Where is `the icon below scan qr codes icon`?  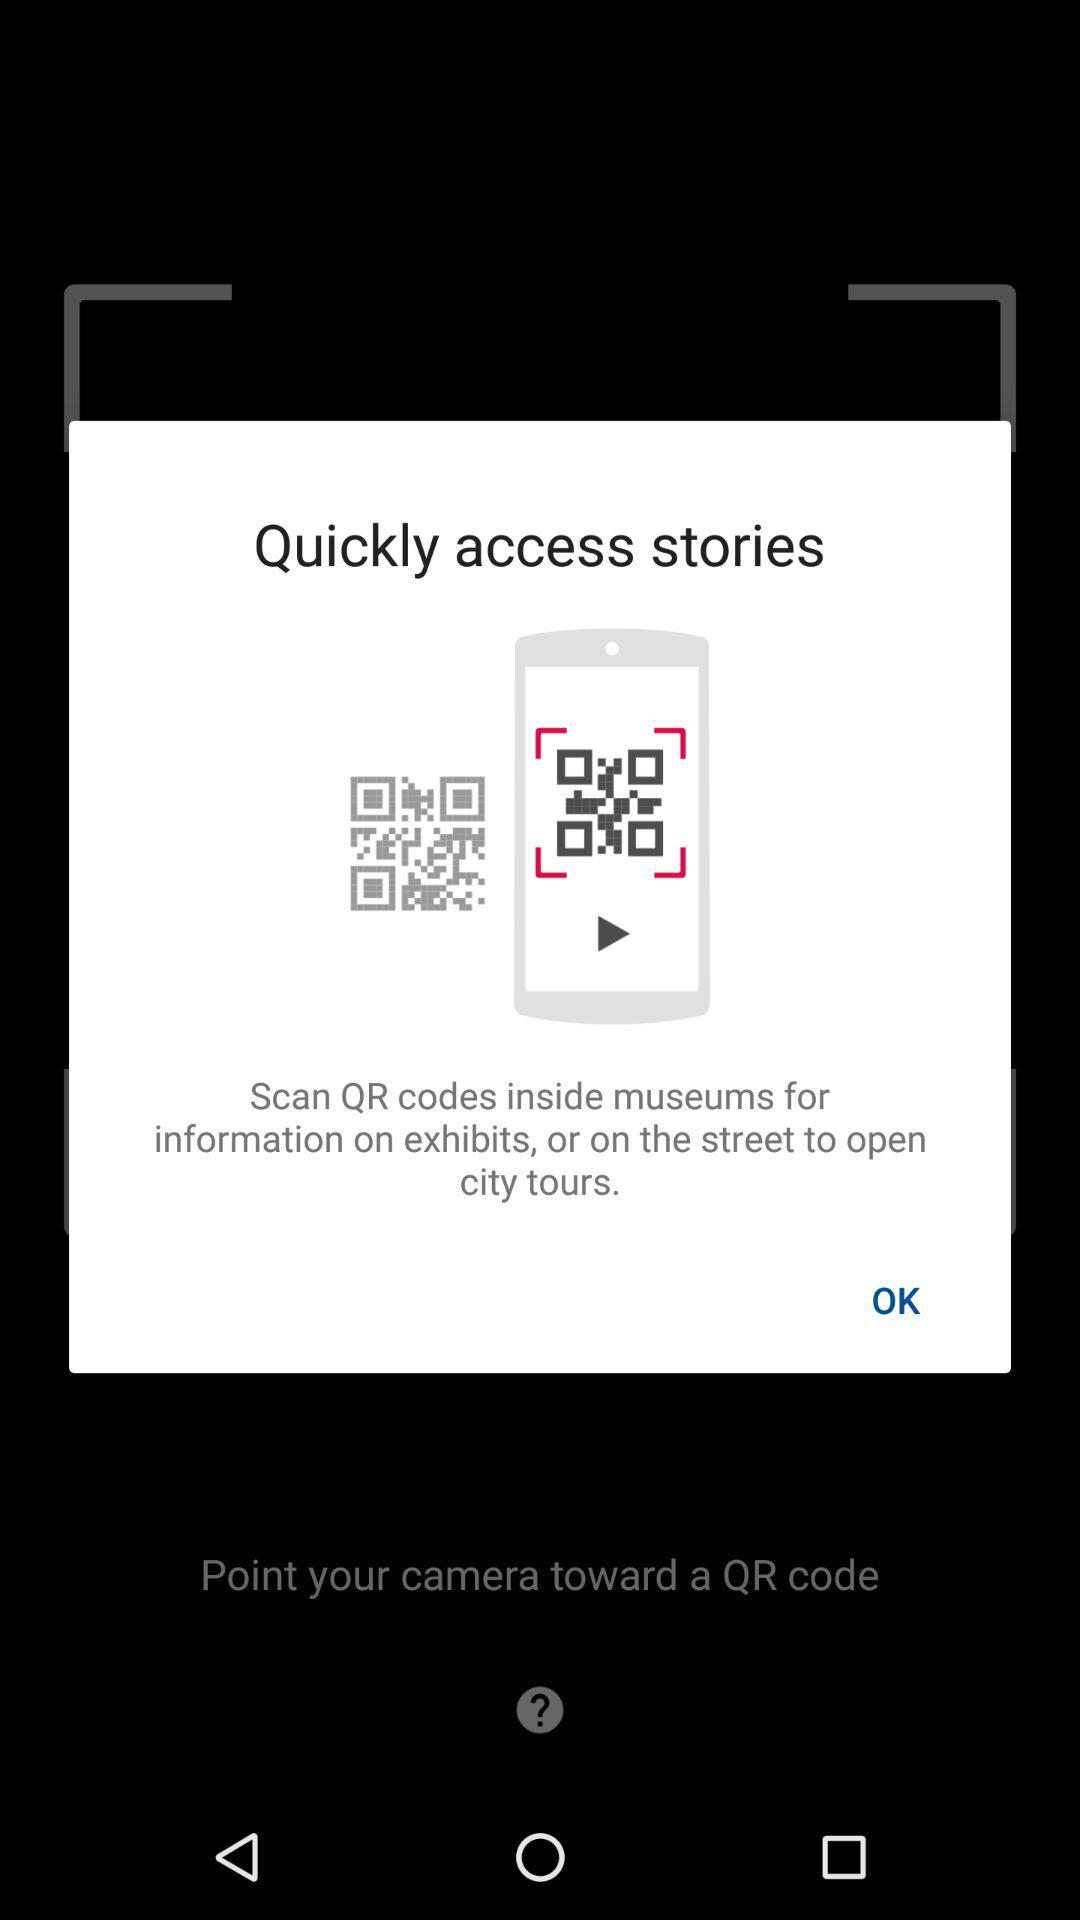 the icon below scan qr codes icon is located at coordinates (894, 1299).